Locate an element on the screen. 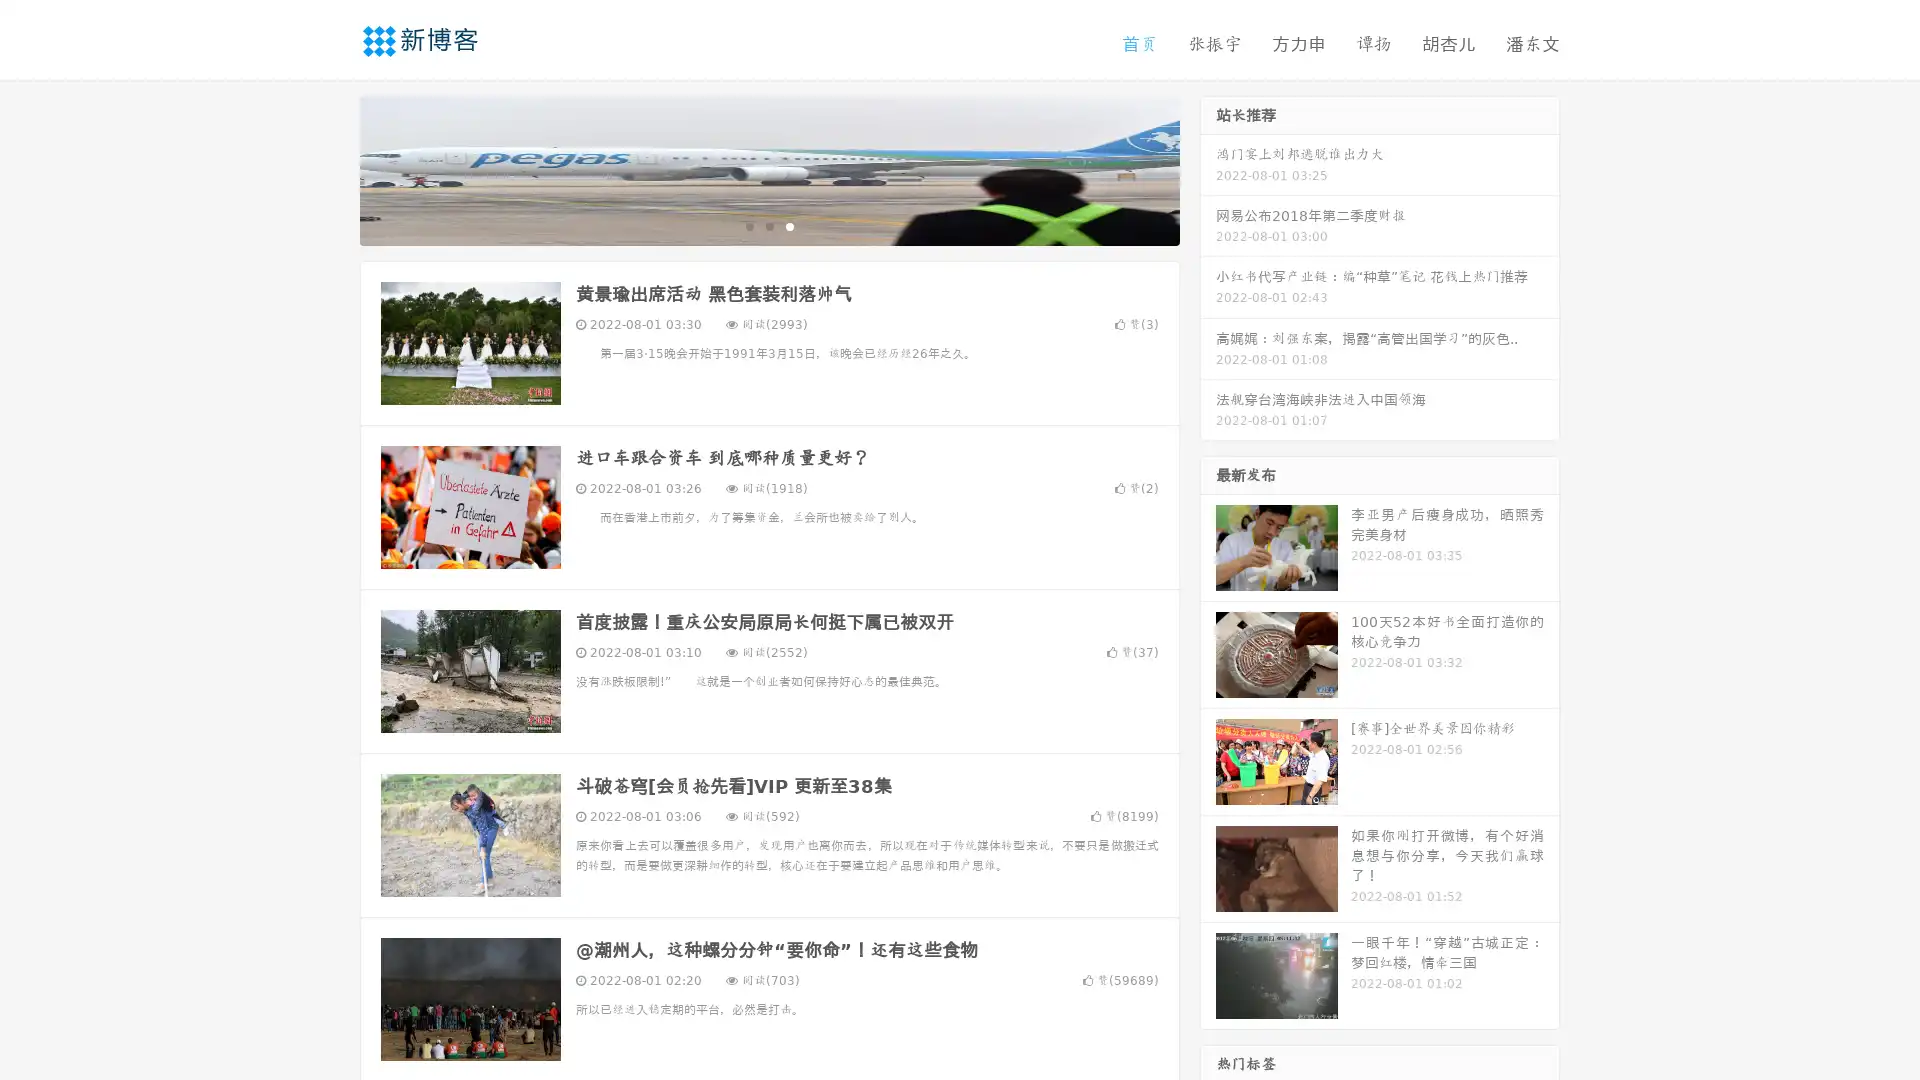 The width and height of the screenshot is (1920, 1080). Go to slide 2 is located at coordinates (768, 225).